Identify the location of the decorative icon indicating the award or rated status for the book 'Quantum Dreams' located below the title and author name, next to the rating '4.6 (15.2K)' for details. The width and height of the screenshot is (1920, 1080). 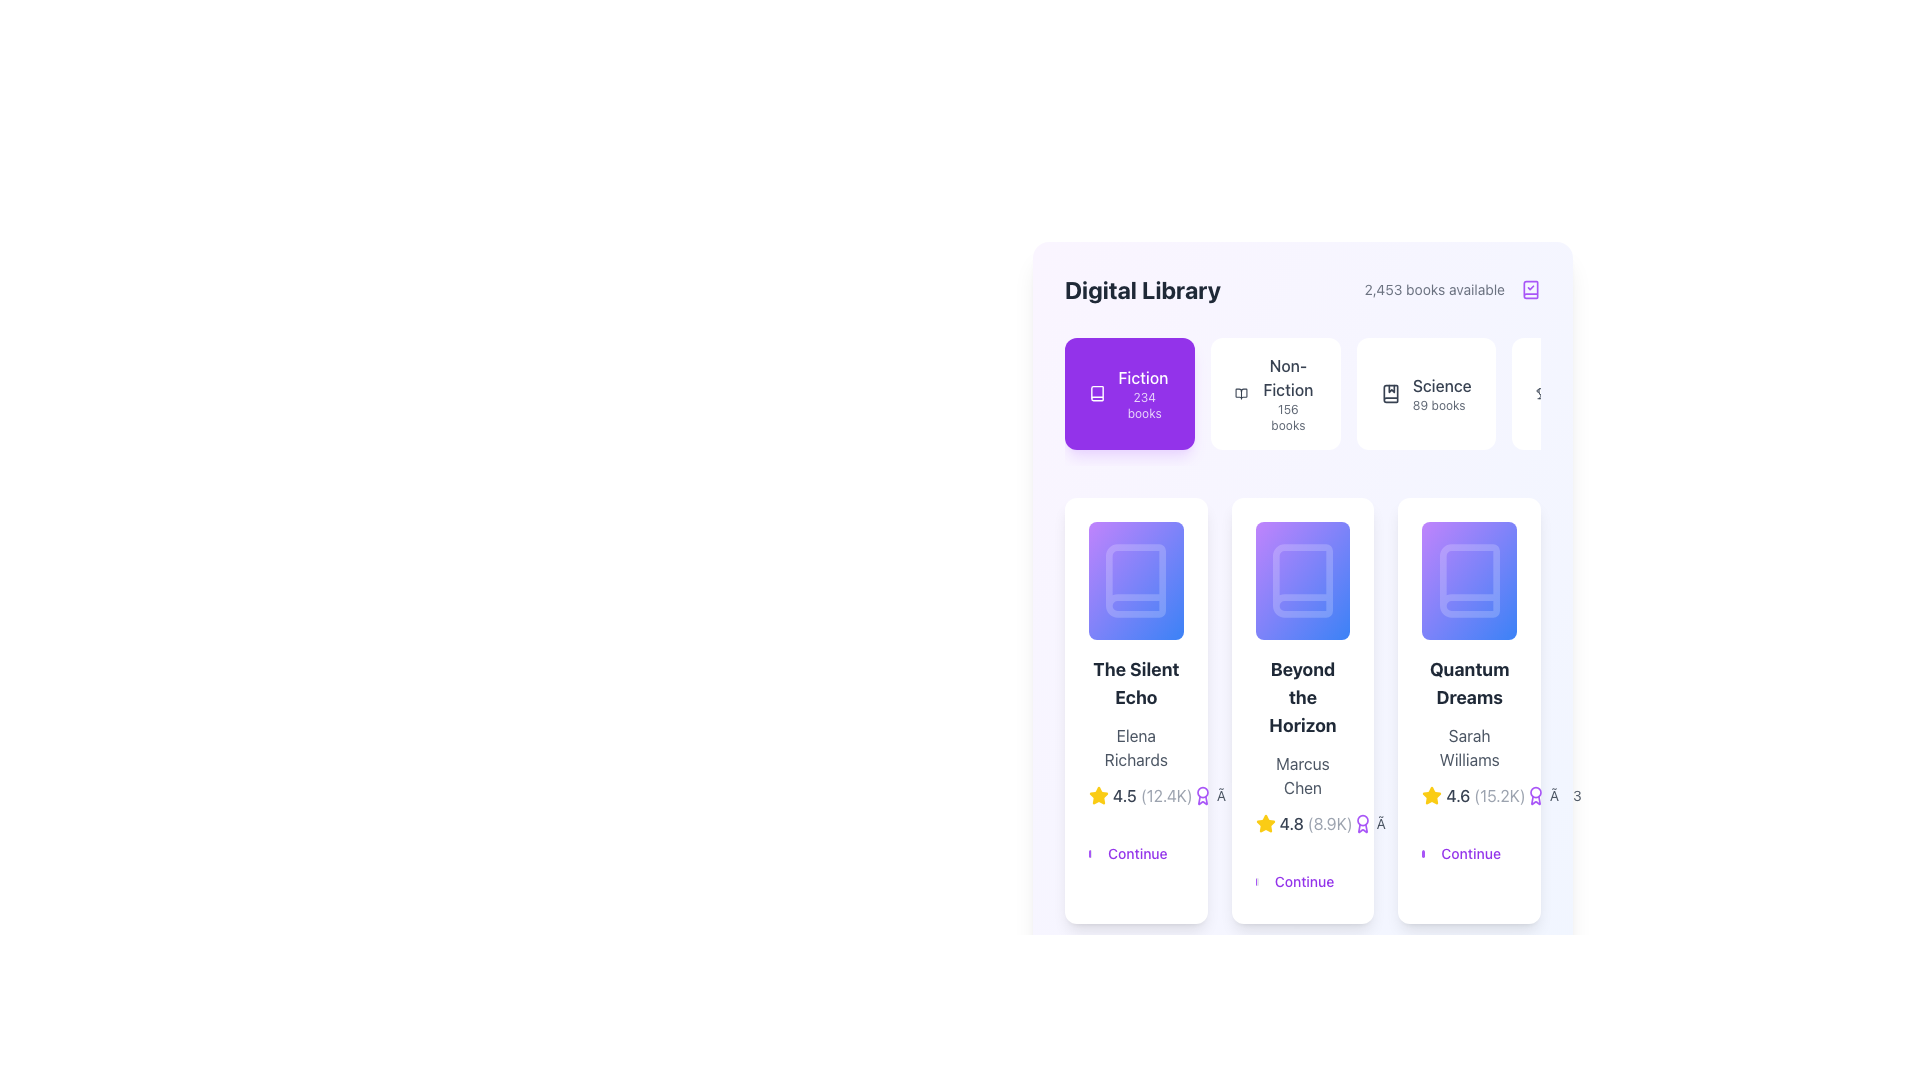
(1534, 795).